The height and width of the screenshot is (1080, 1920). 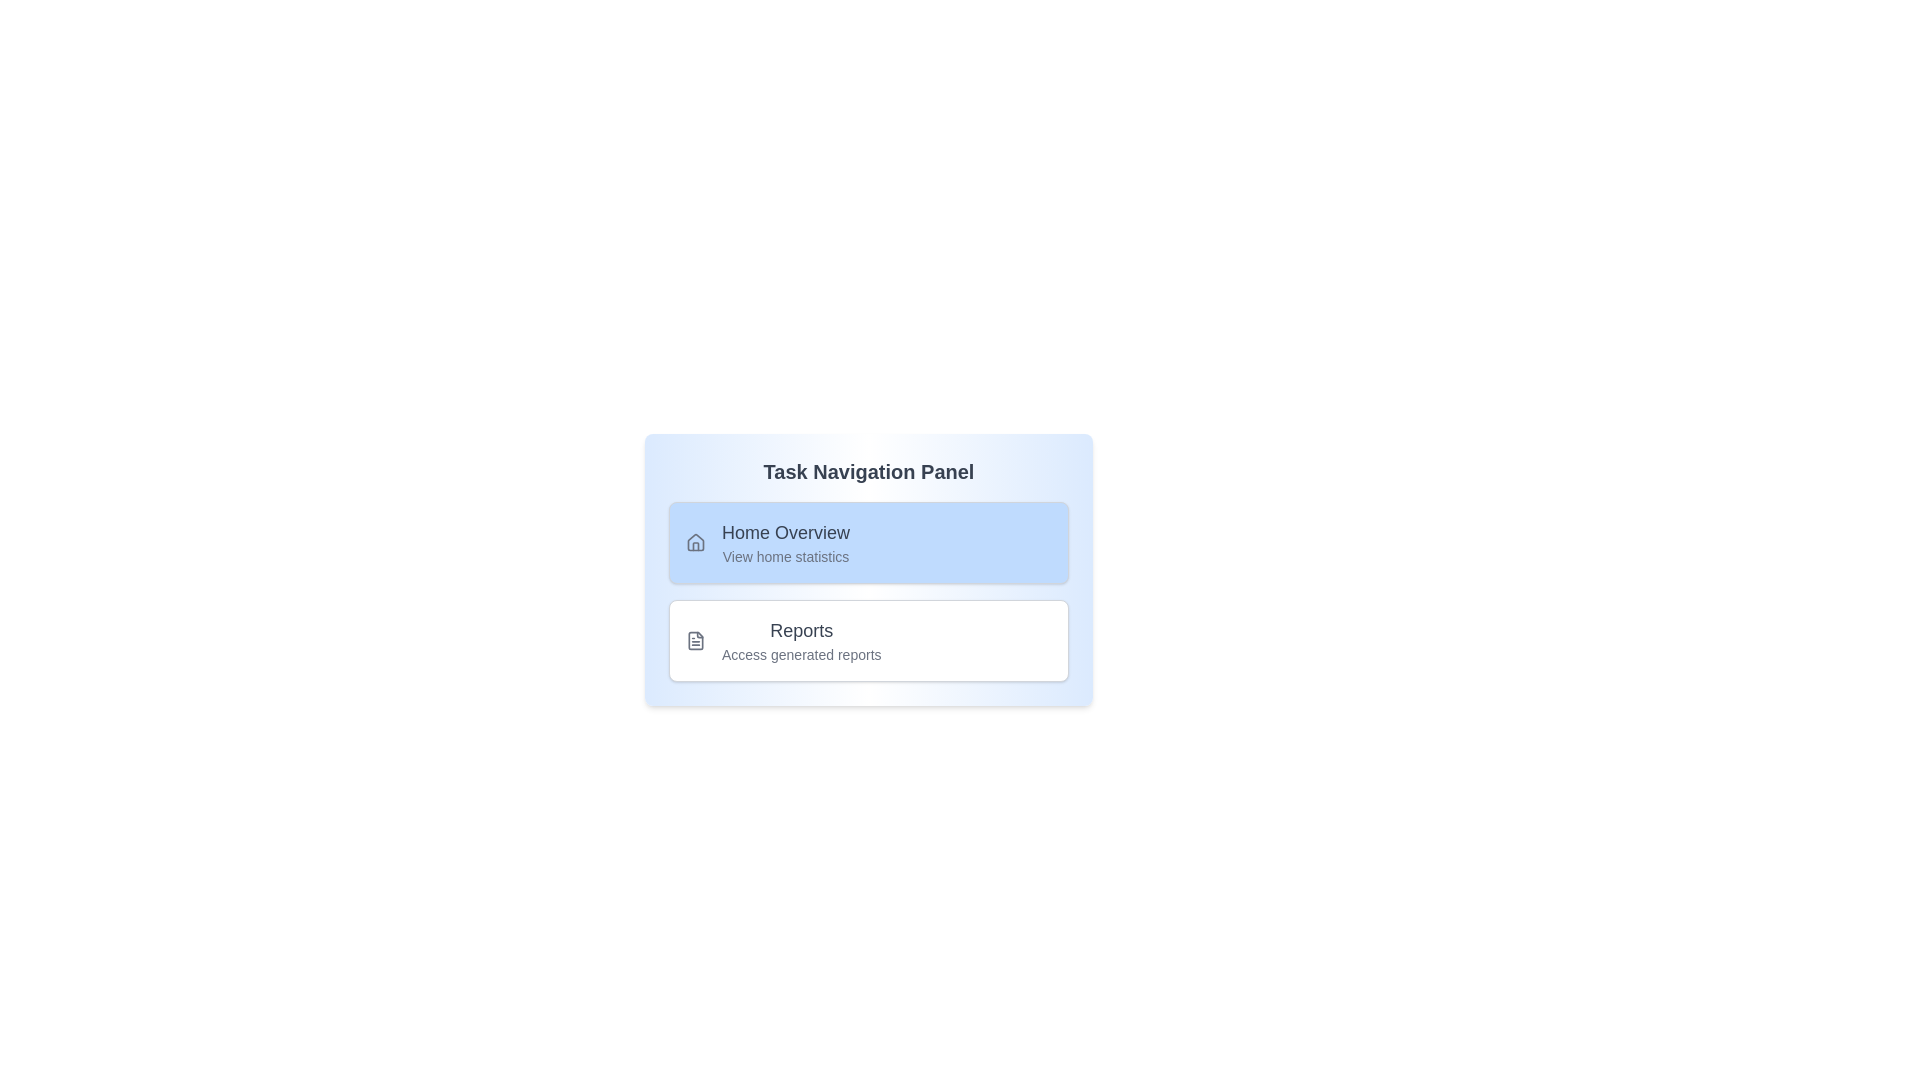 What do you see at coordinates (868, 543) in the screenshot?
I see `the task Home Overview to display its details` at bounding box center [868, 543].